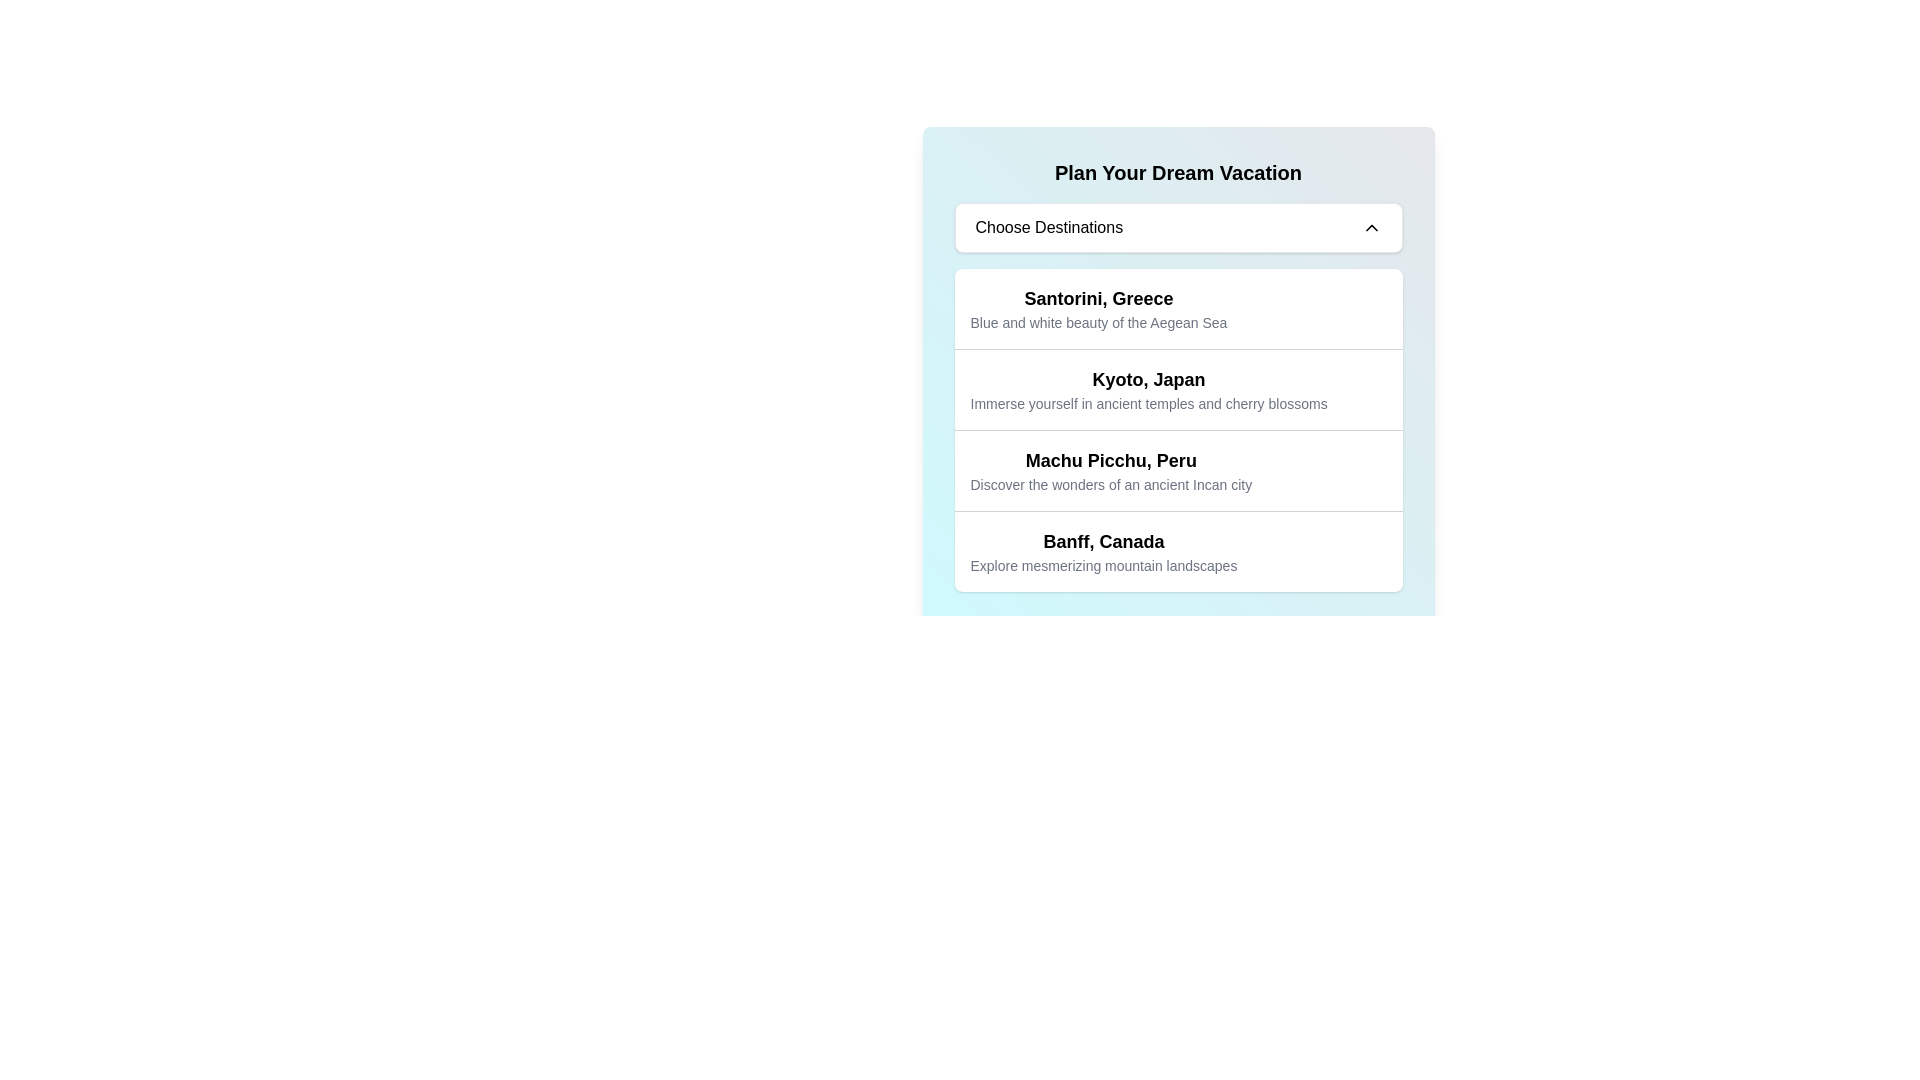  I want to click on the dropdown button located under the 'Plan Your Dream Vacation' title to enable keyboard interaction, so click(1178, 226).